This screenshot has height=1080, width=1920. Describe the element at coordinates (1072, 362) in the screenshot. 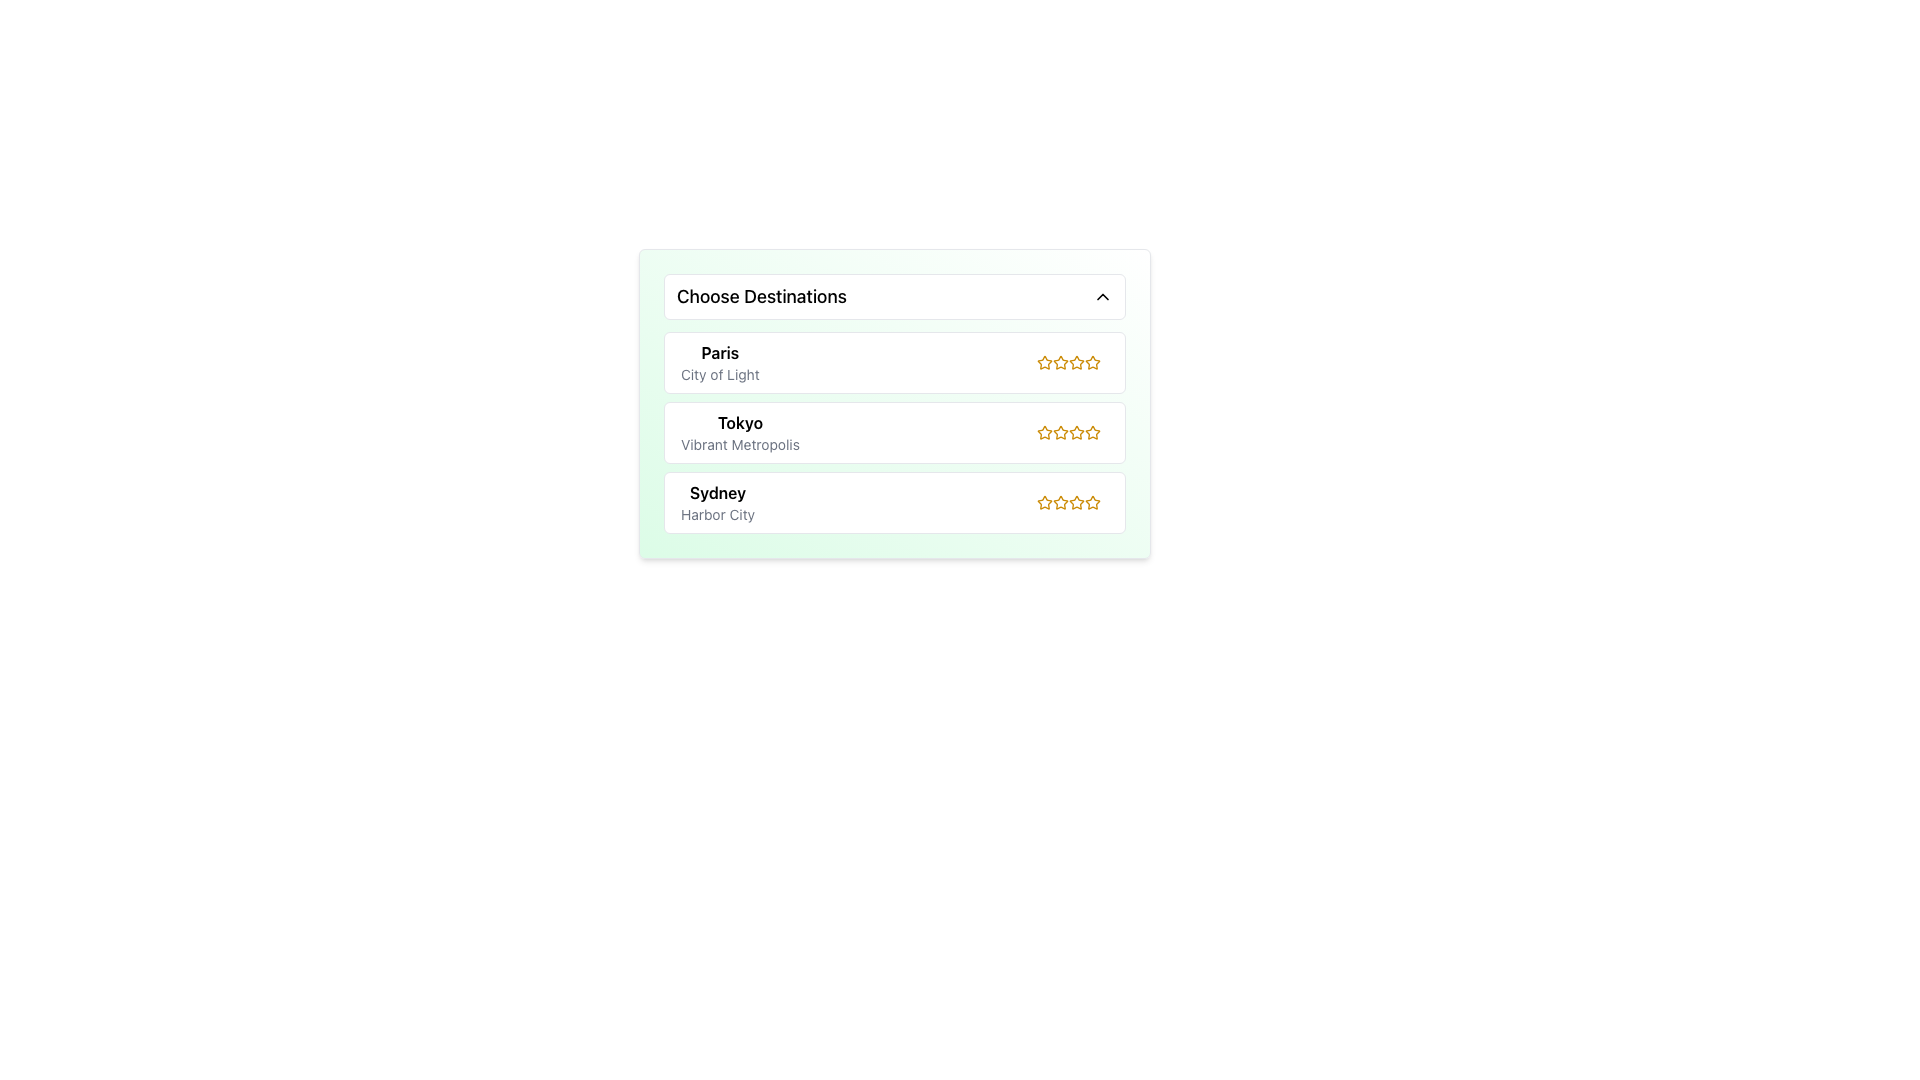

I see `the Rating stars group located to the right of the 'Paris City of Light' text block to indicate user feedback or quality` at that location.